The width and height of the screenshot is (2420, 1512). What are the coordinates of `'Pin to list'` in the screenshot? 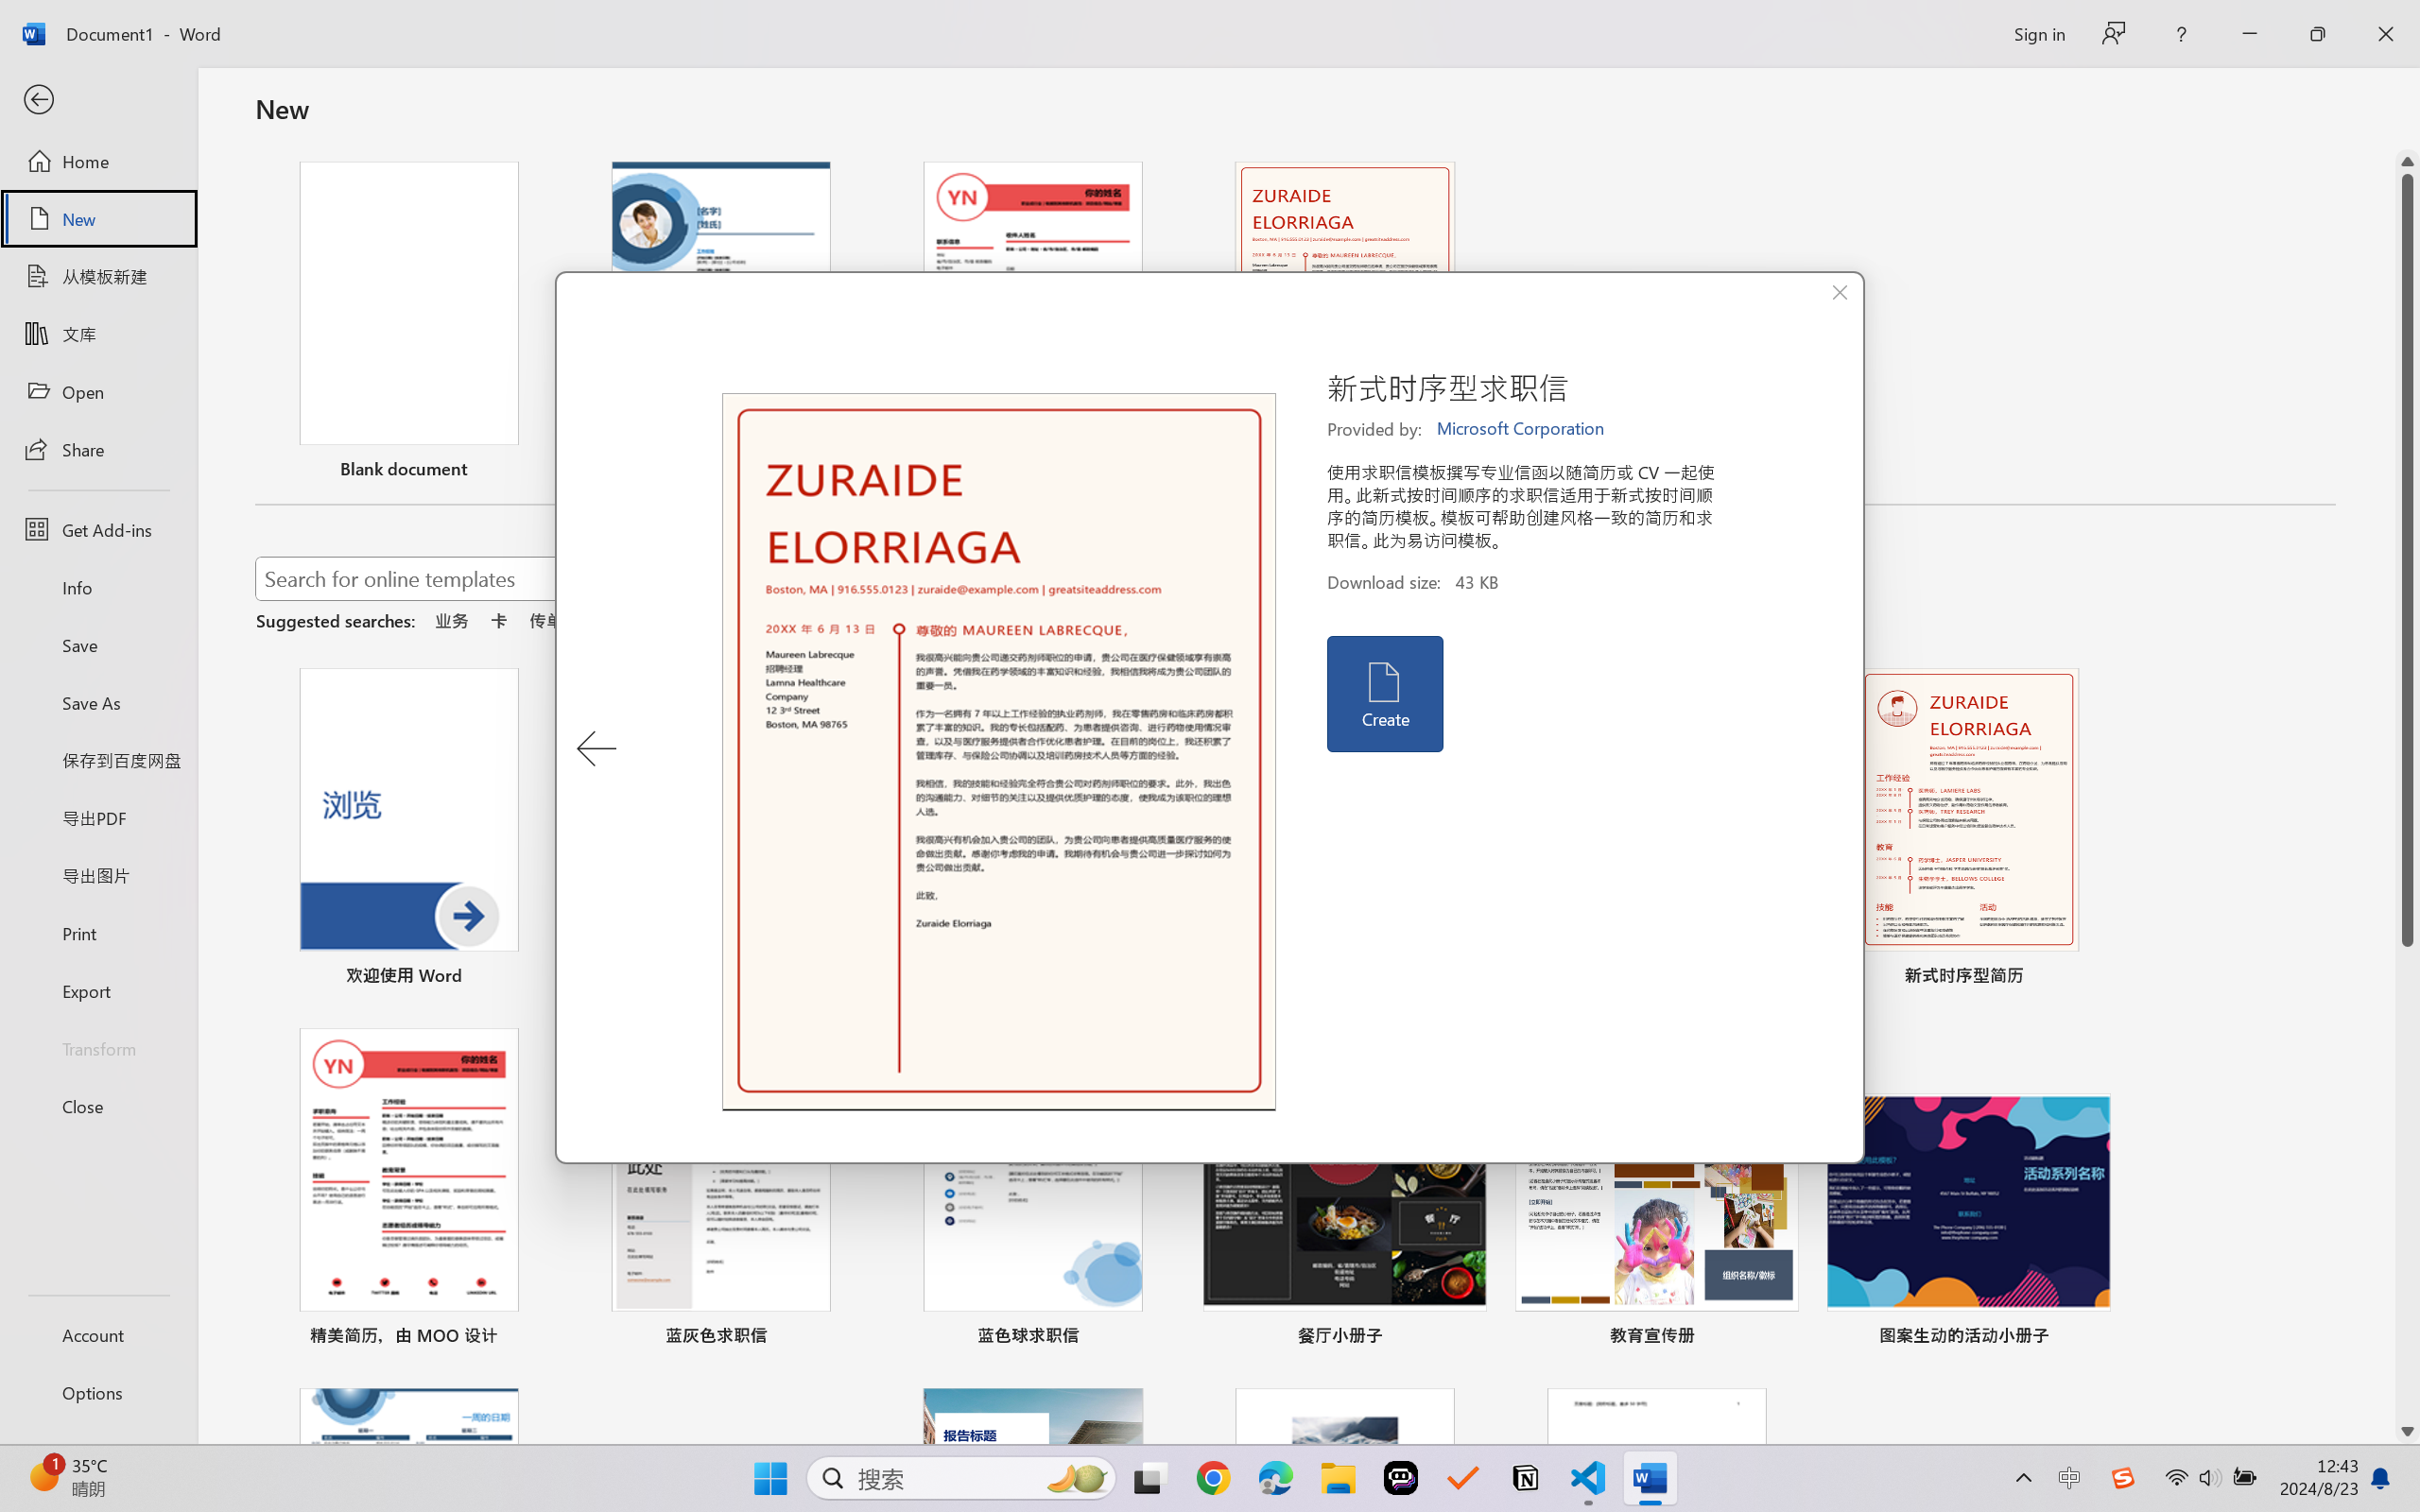 It's located at (2092, 1337).